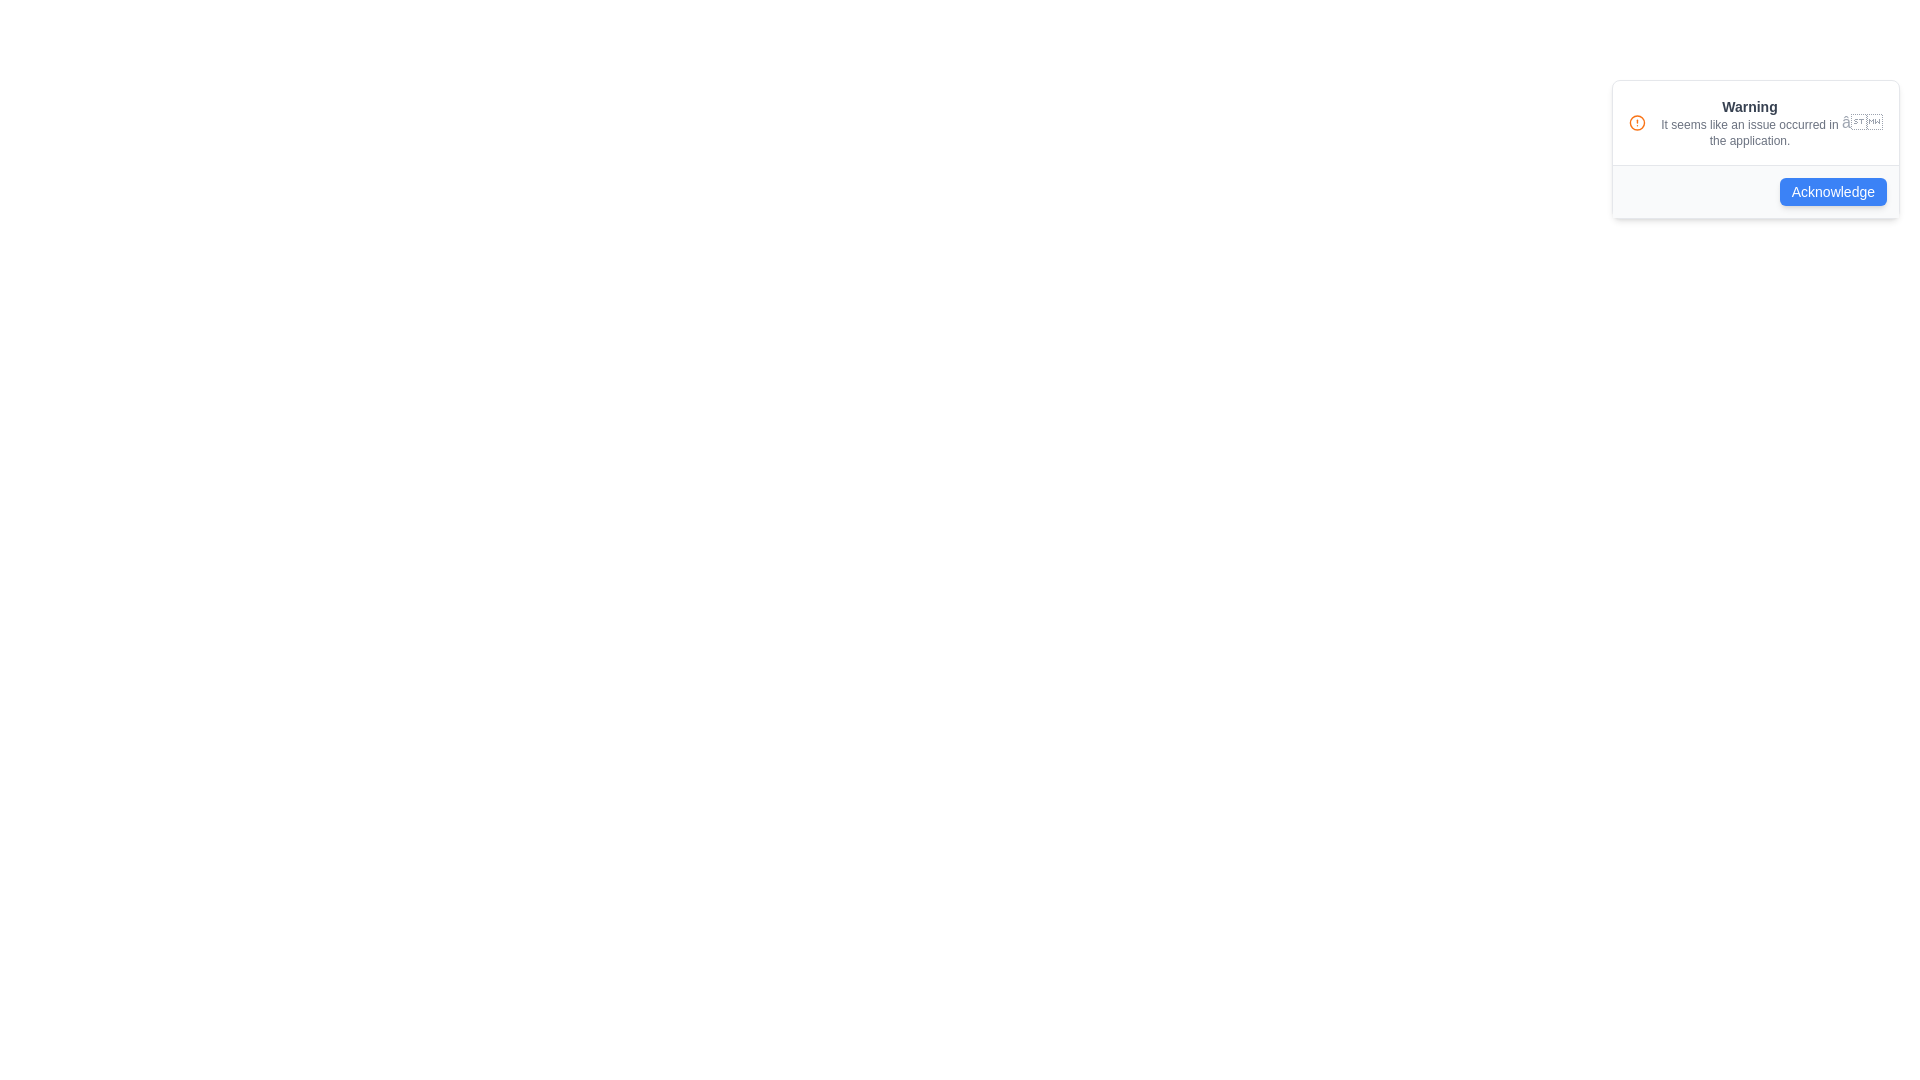 The image size is (1920, 1080). I want to click on notification message from the informational notification card that contains an orange circular alert icon, a bold headline 'Warning', and a message stating 'It seems like an issue occurred in the application.', so click(1755, 123).